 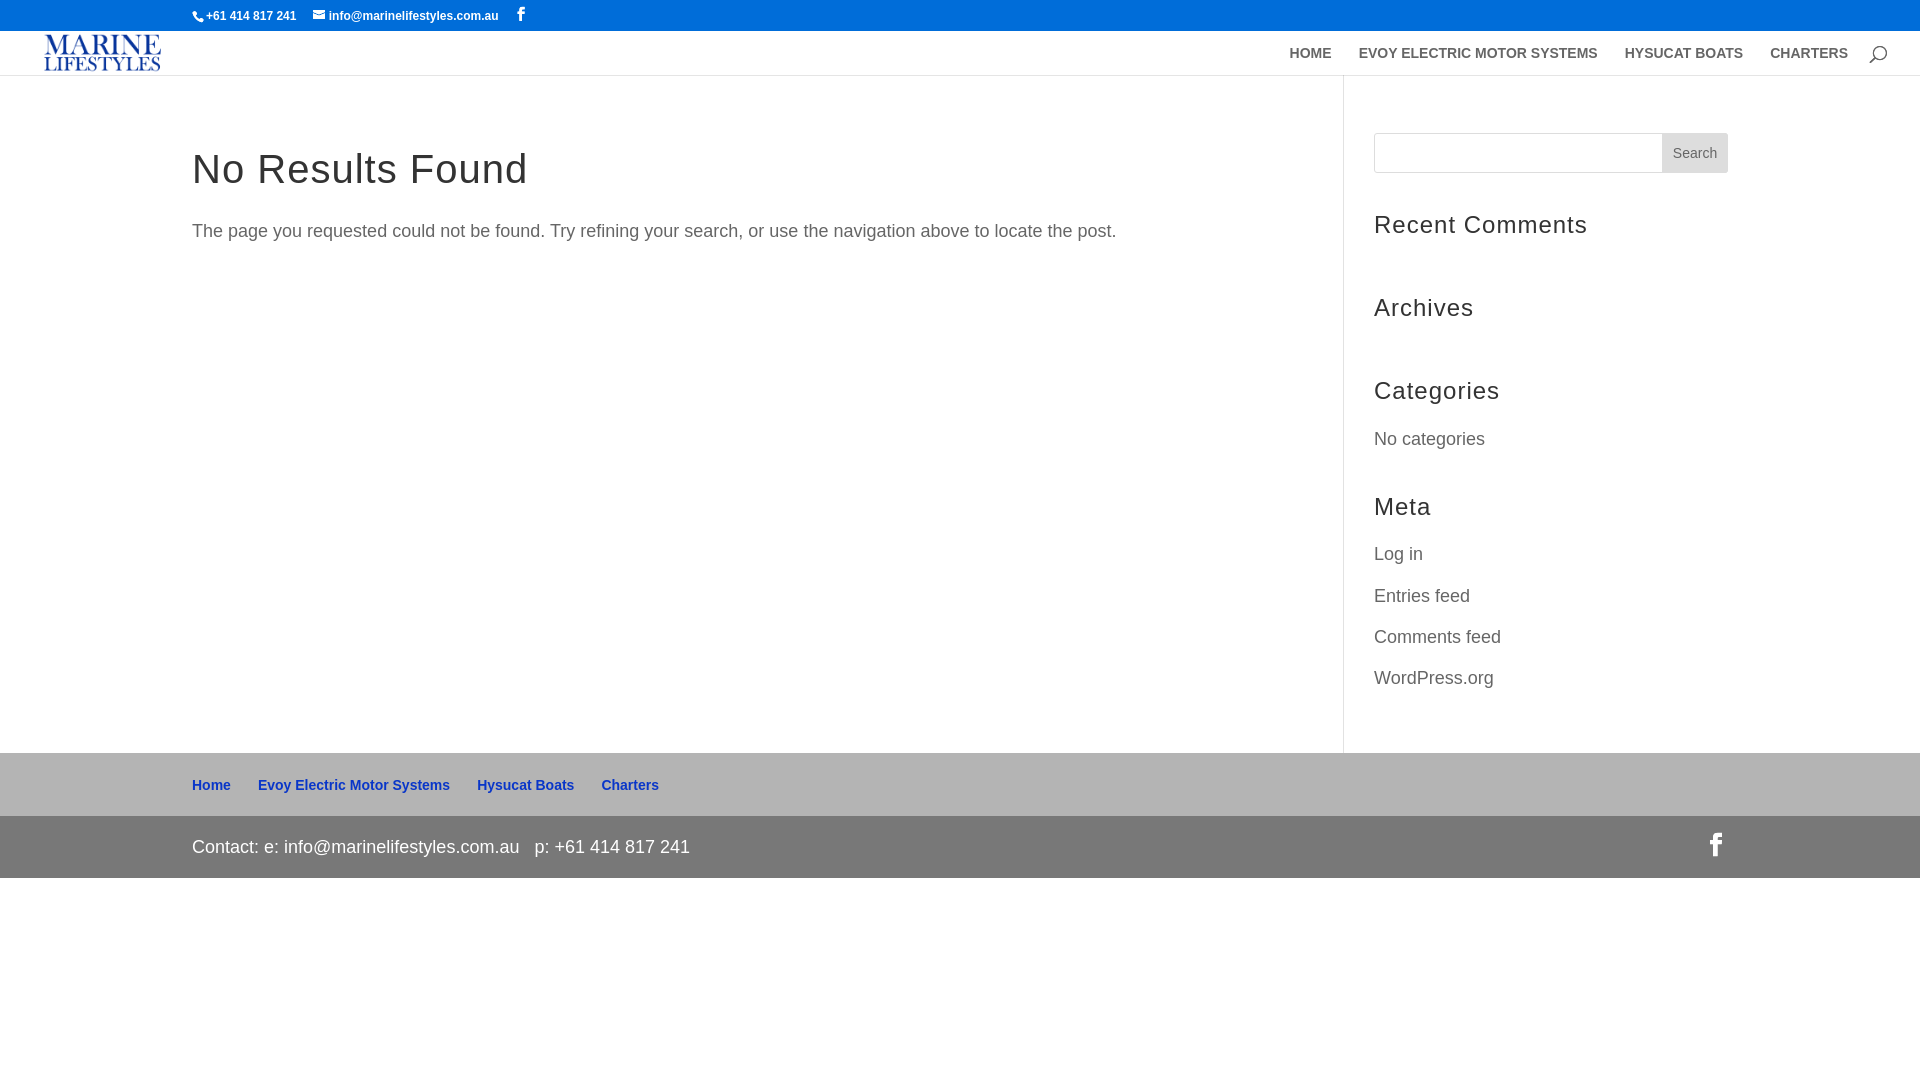 I want to click on 'CHARTERS', so click(x=1809, y=59).